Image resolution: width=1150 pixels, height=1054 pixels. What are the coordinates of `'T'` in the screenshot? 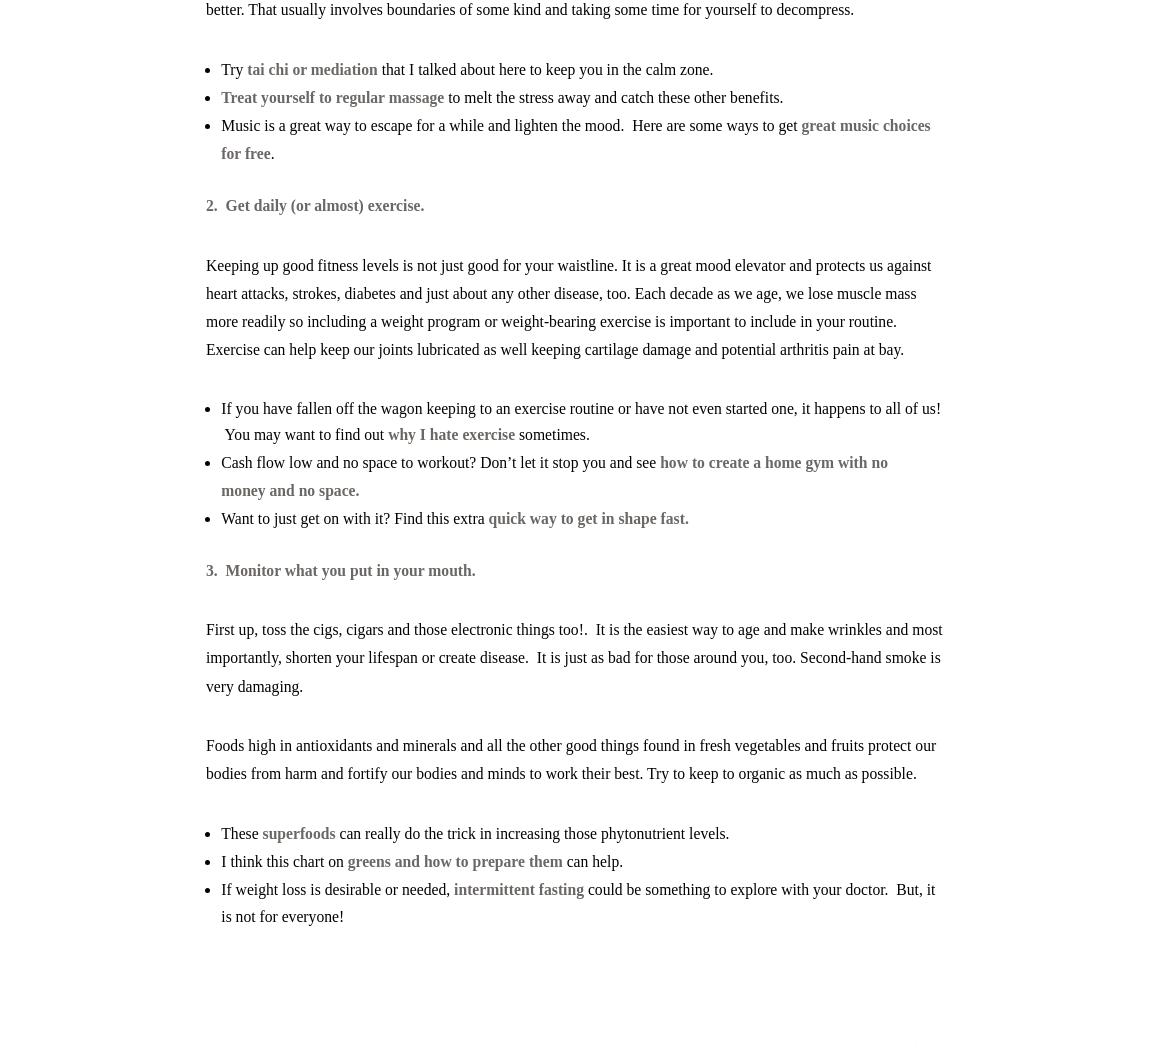 It's located at (220, 96).